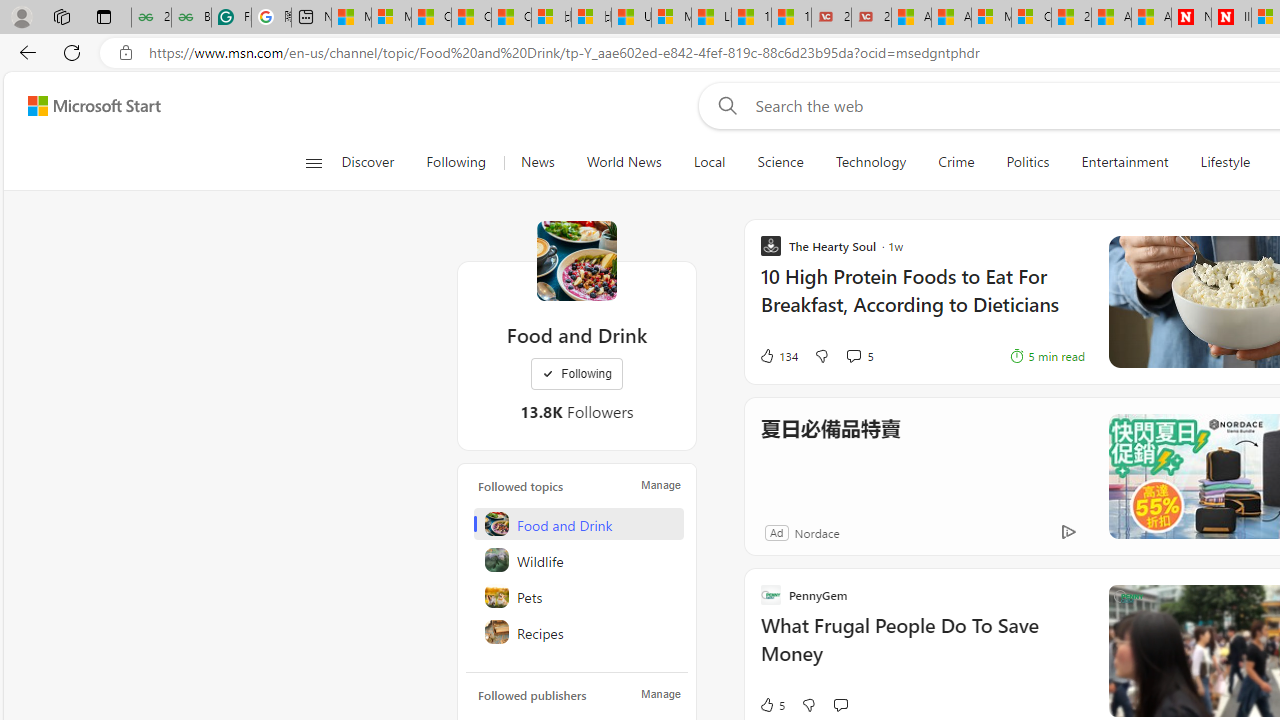 The width and height of the screenshot is (1280, 720). What do you see at coordinates (1191, 17) in the screenshot?
I see `'Newsweek - News, Analysis, Politics, Business, Technology'` at bounding box center [1191, 17].